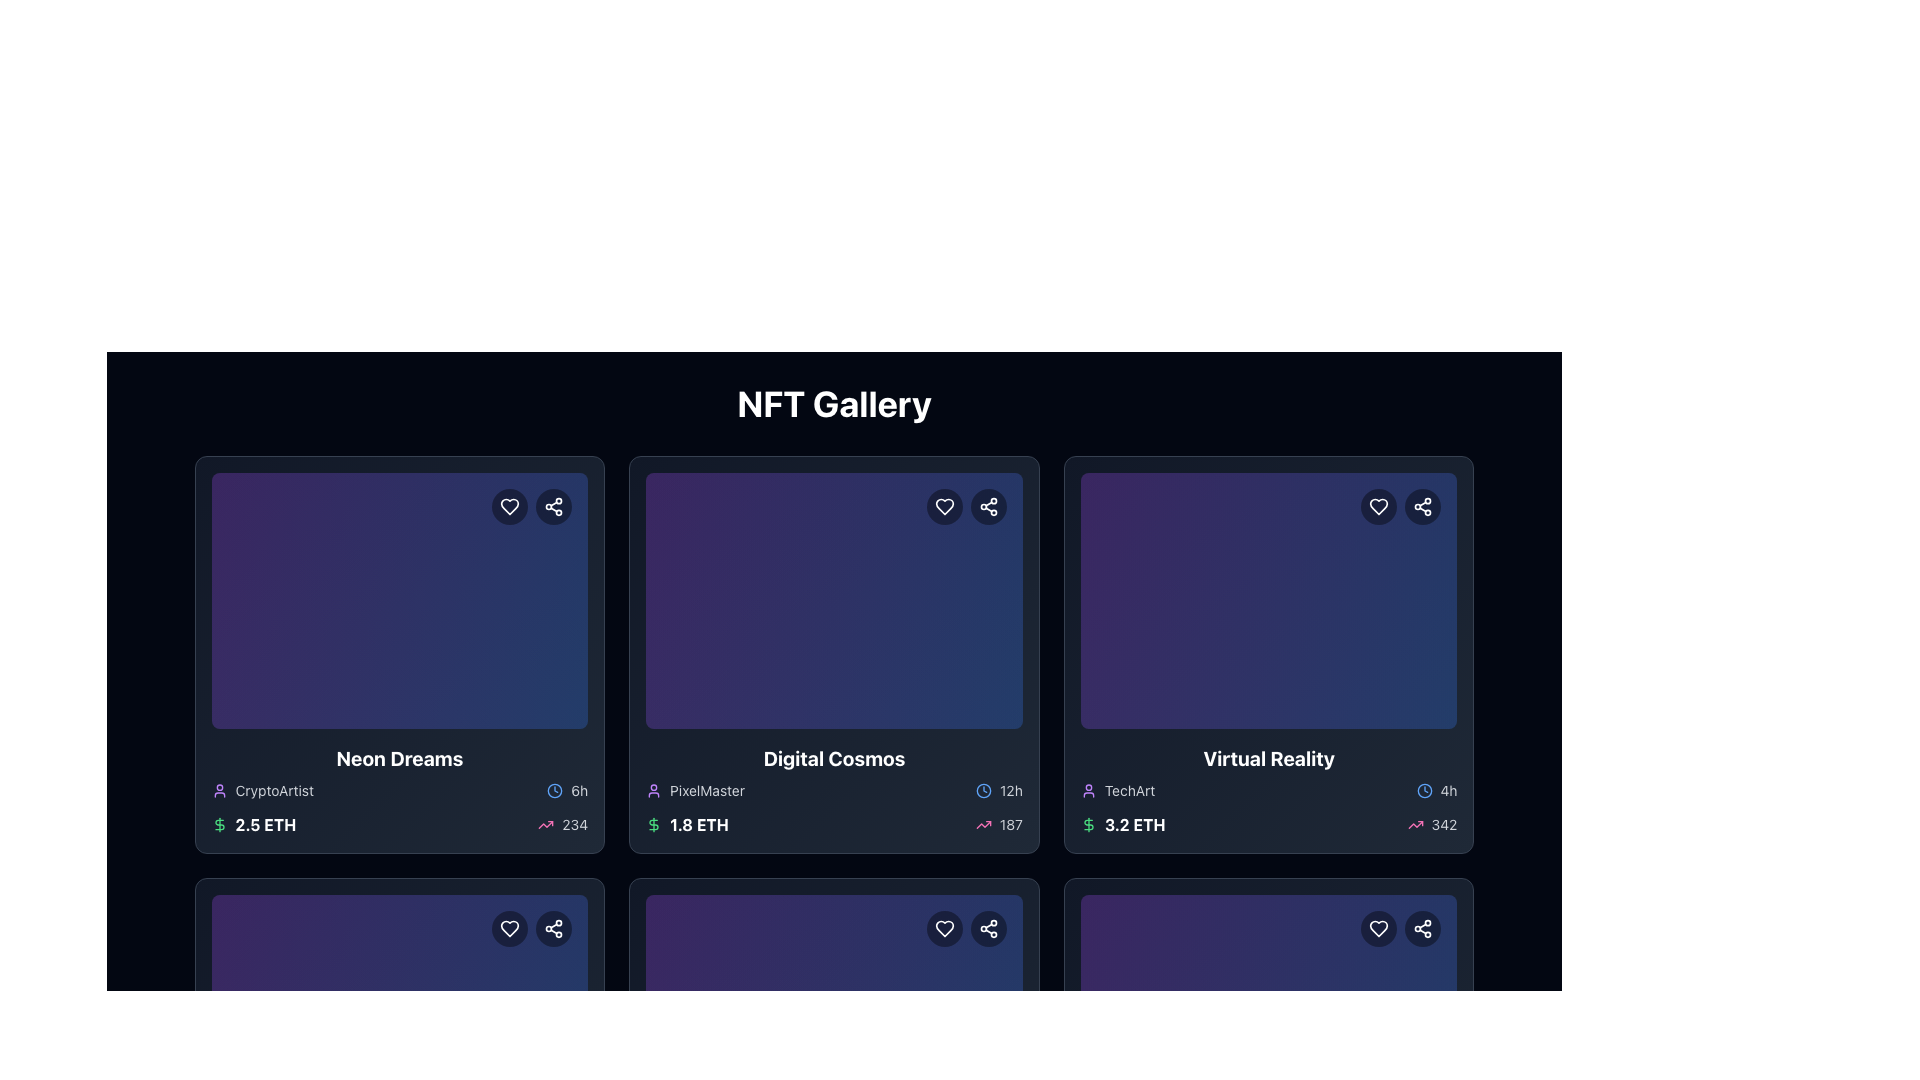 The height and width of the screenshot is (1080, 1920). What do you see at coordinates (943, 929) in the screenshot?
I see `the heart-shaped icon located at the top-right corner of the 'Digital Cosmos' card to mark the item as favorite` at bounding box center [943, 929].